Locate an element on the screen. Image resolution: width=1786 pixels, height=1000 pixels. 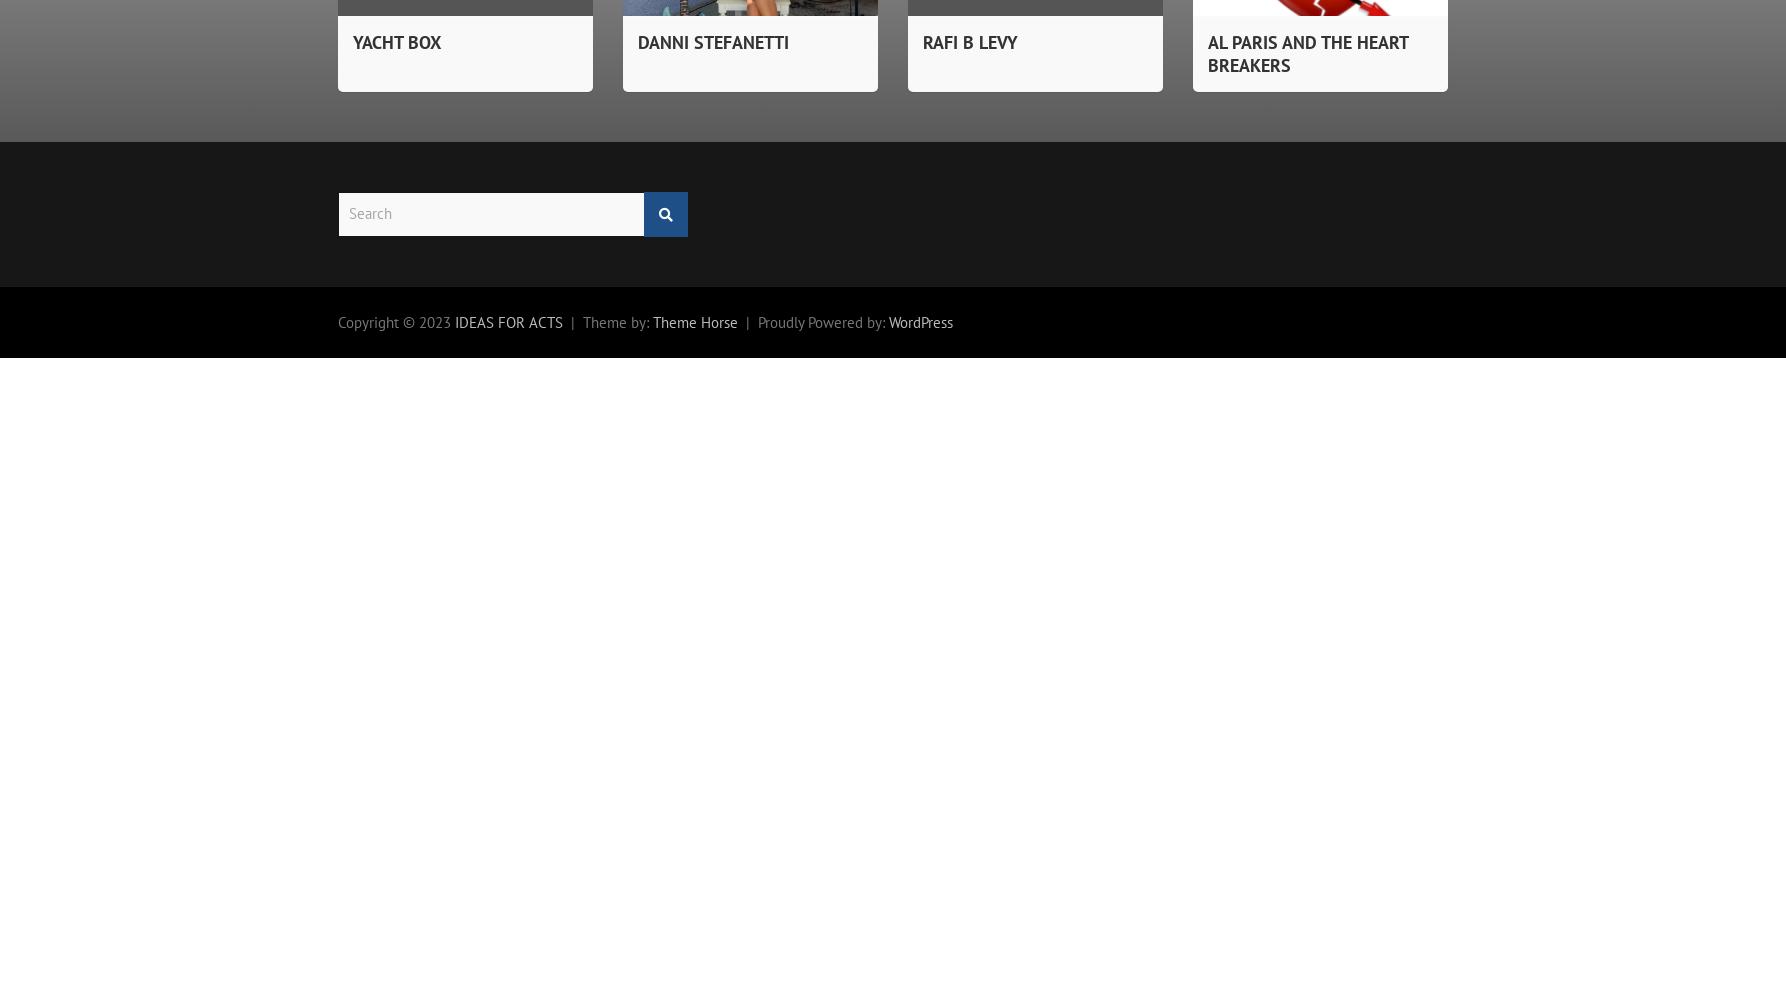
'DANNI STEFANETTI' is located at coordinates (713, 41).